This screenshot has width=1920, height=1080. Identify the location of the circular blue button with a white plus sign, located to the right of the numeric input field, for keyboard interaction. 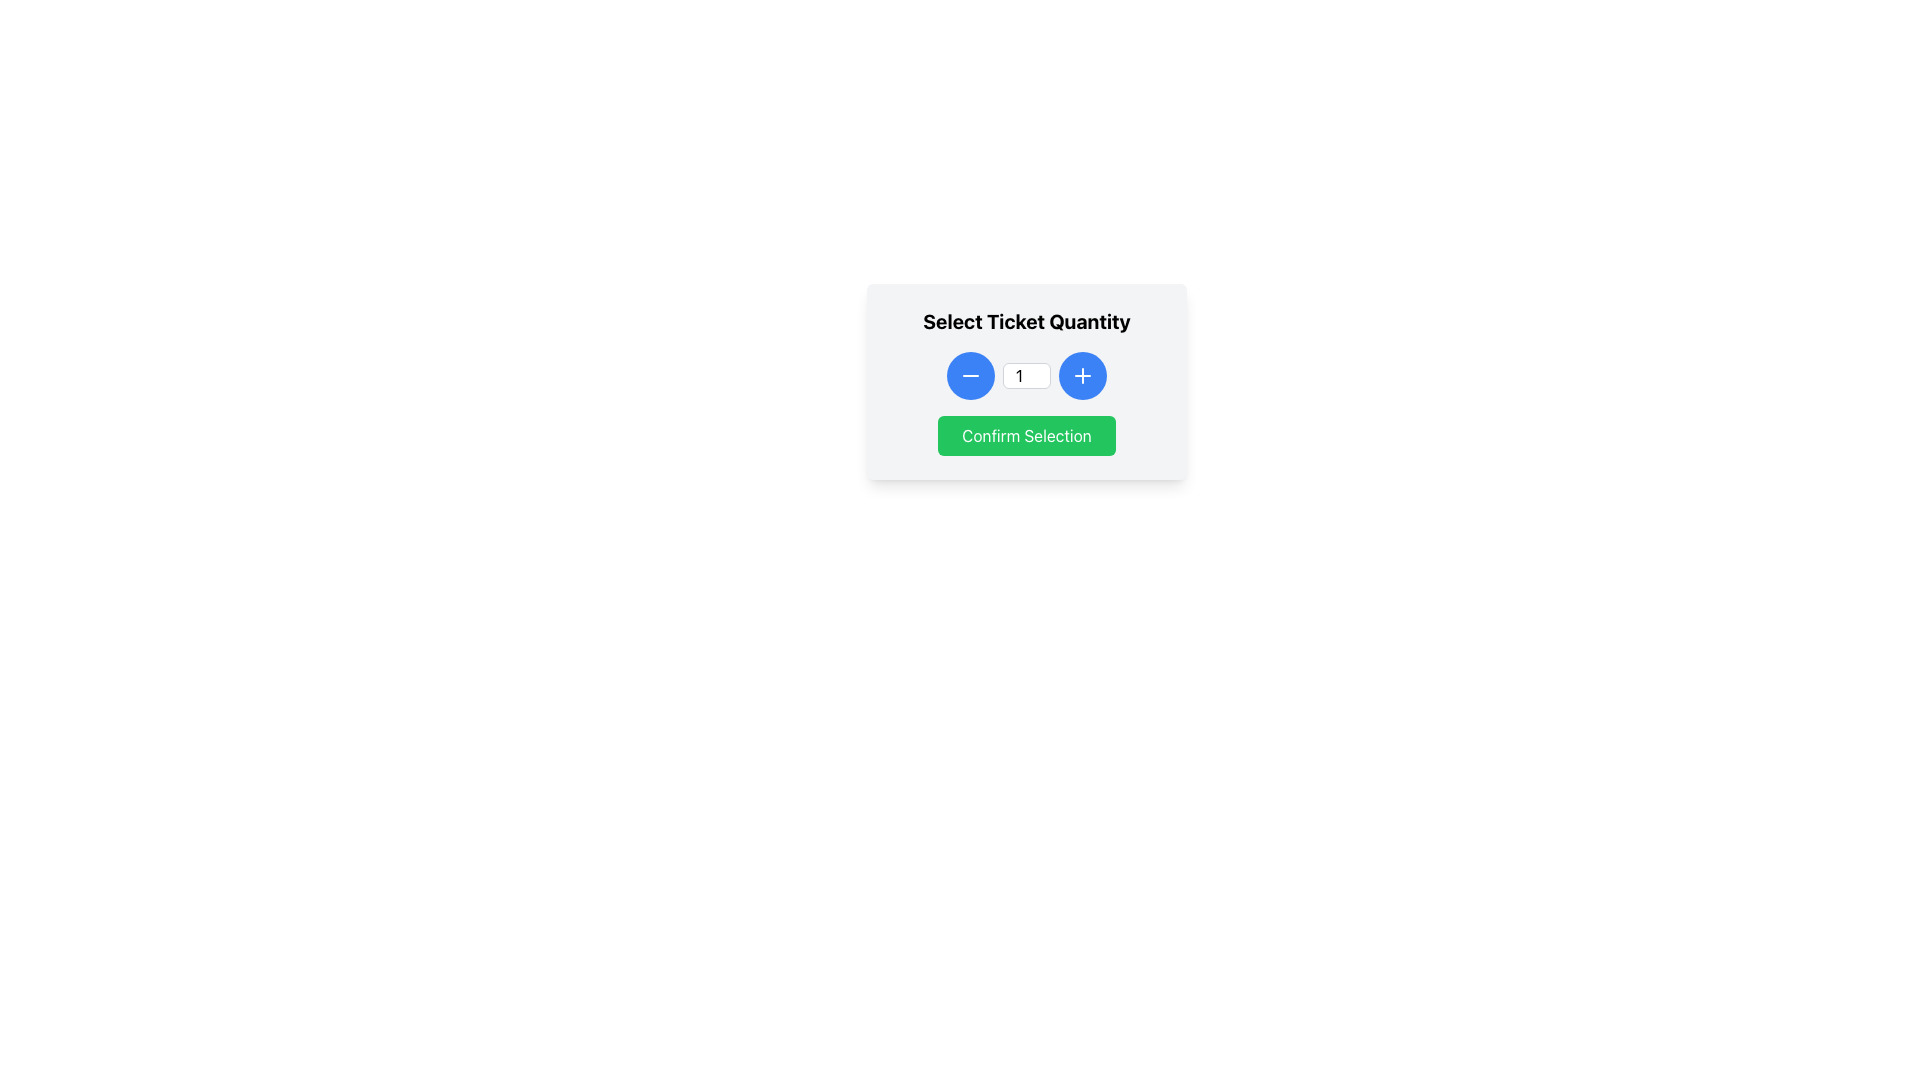
(1082, 375).